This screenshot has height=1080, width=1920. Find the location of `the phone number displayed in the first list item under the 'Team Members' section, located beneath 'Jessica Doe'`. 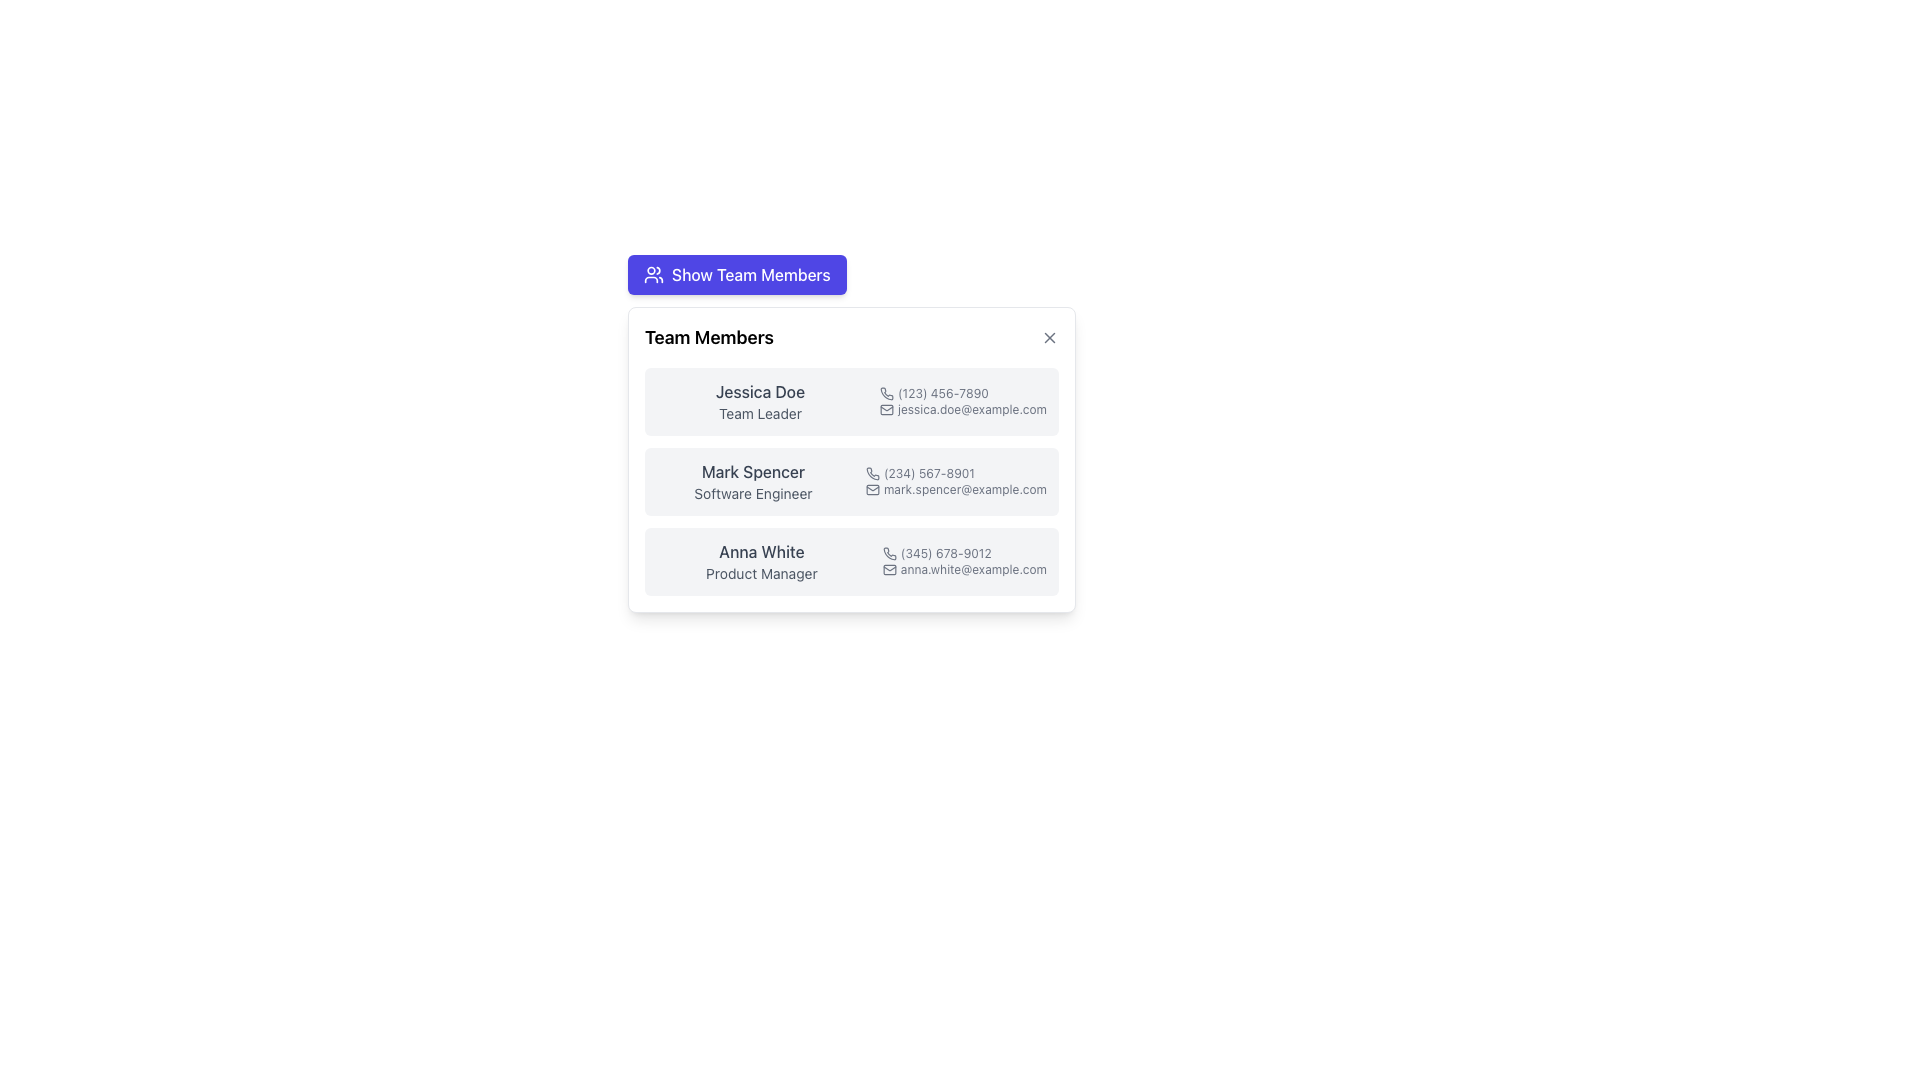

the phone number displayed in the first list item under the 'Team Members' section, located beneath 'Jessica Doe' is located at coordinates (963, 393).